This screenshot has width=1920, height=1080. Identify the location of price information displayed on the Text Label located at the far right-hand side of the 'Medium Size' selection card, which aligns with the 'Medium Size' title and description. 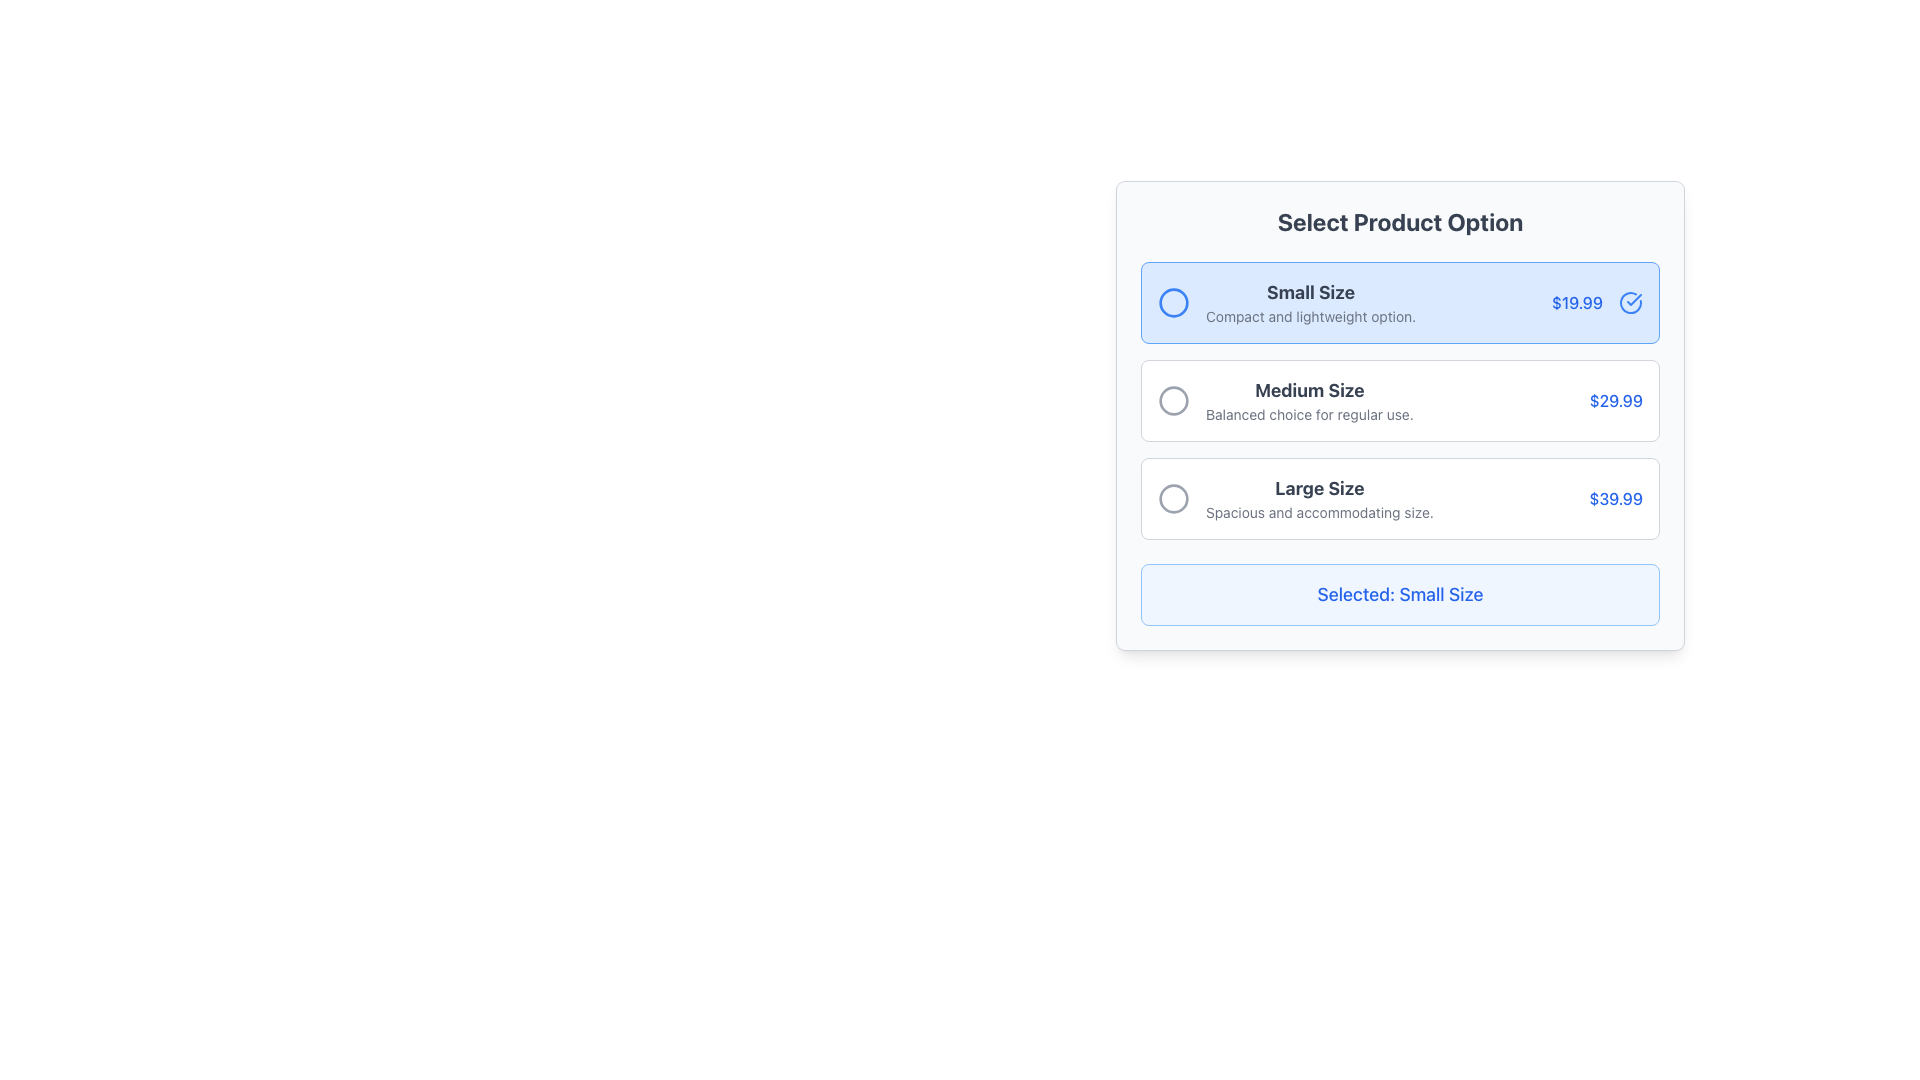
(1616, 401).